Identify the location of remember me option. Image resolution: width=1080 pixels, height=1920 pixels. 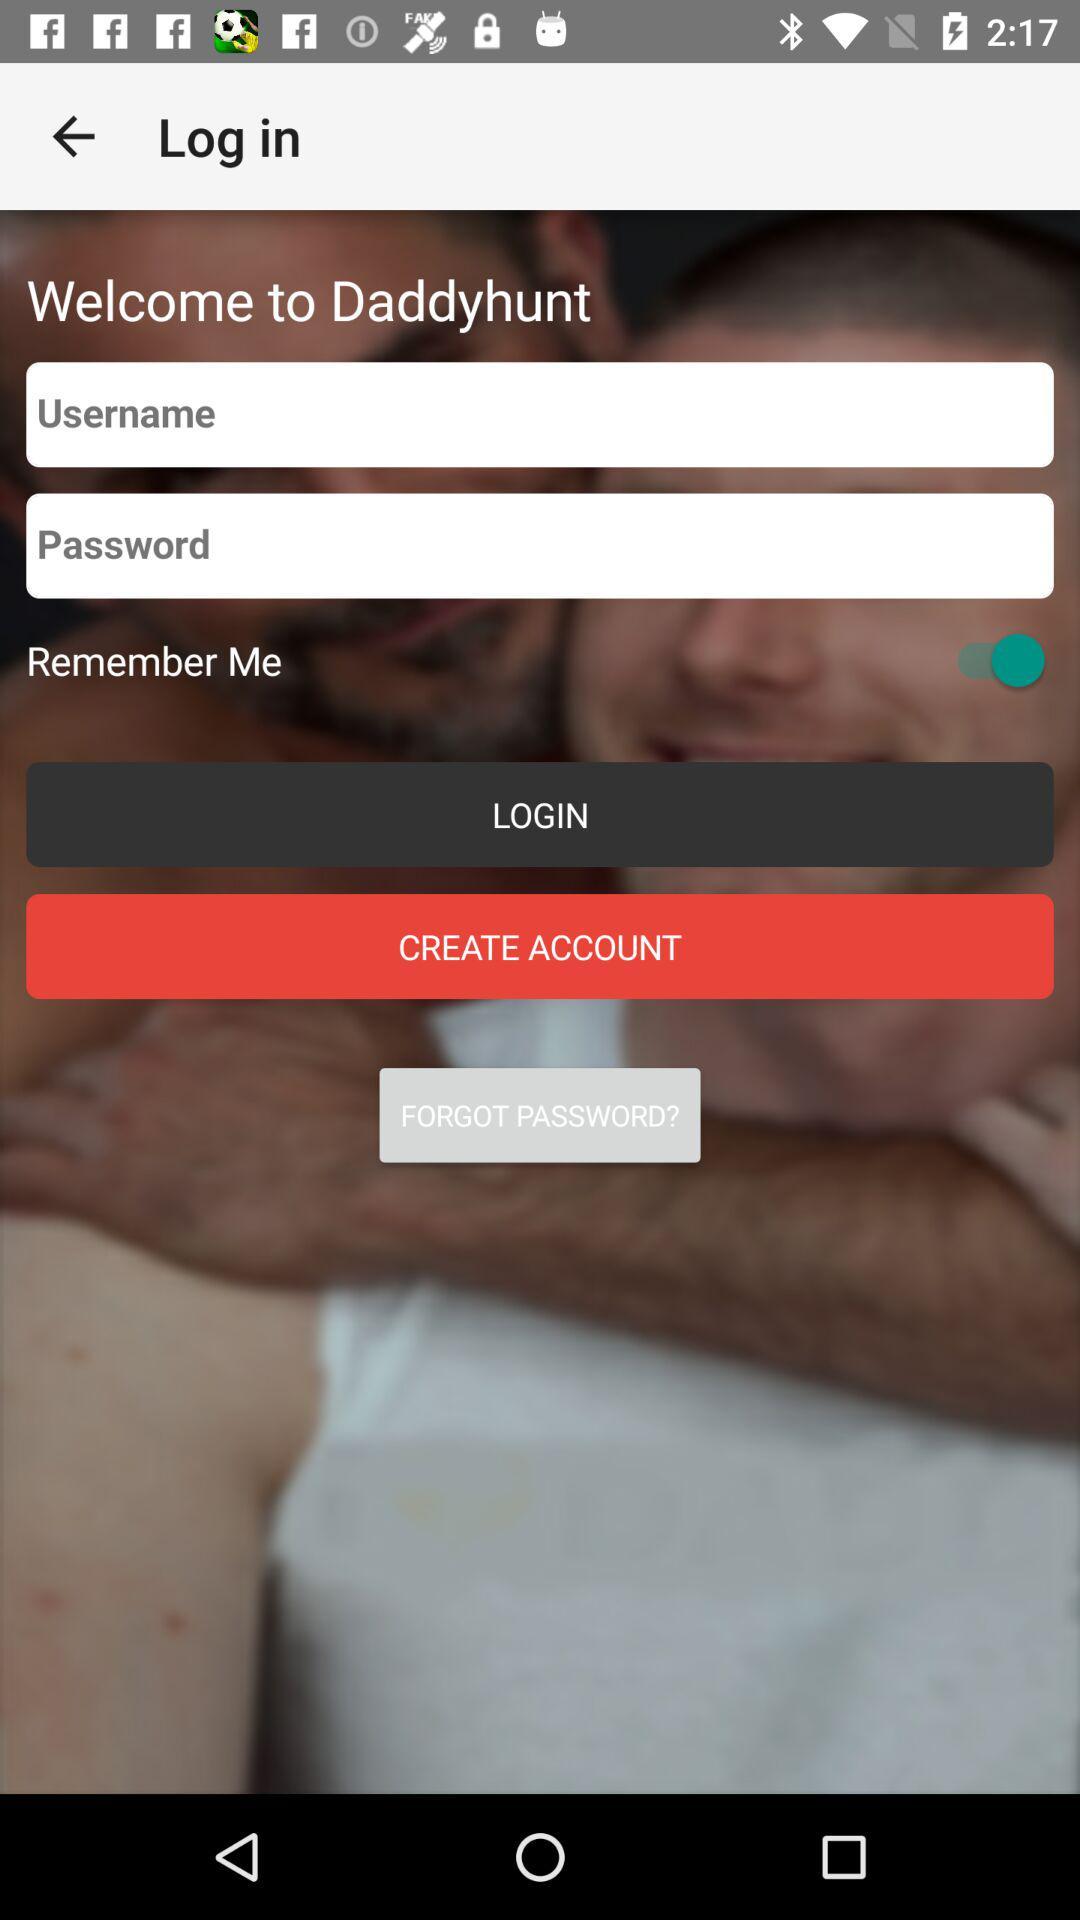
(991, 660).